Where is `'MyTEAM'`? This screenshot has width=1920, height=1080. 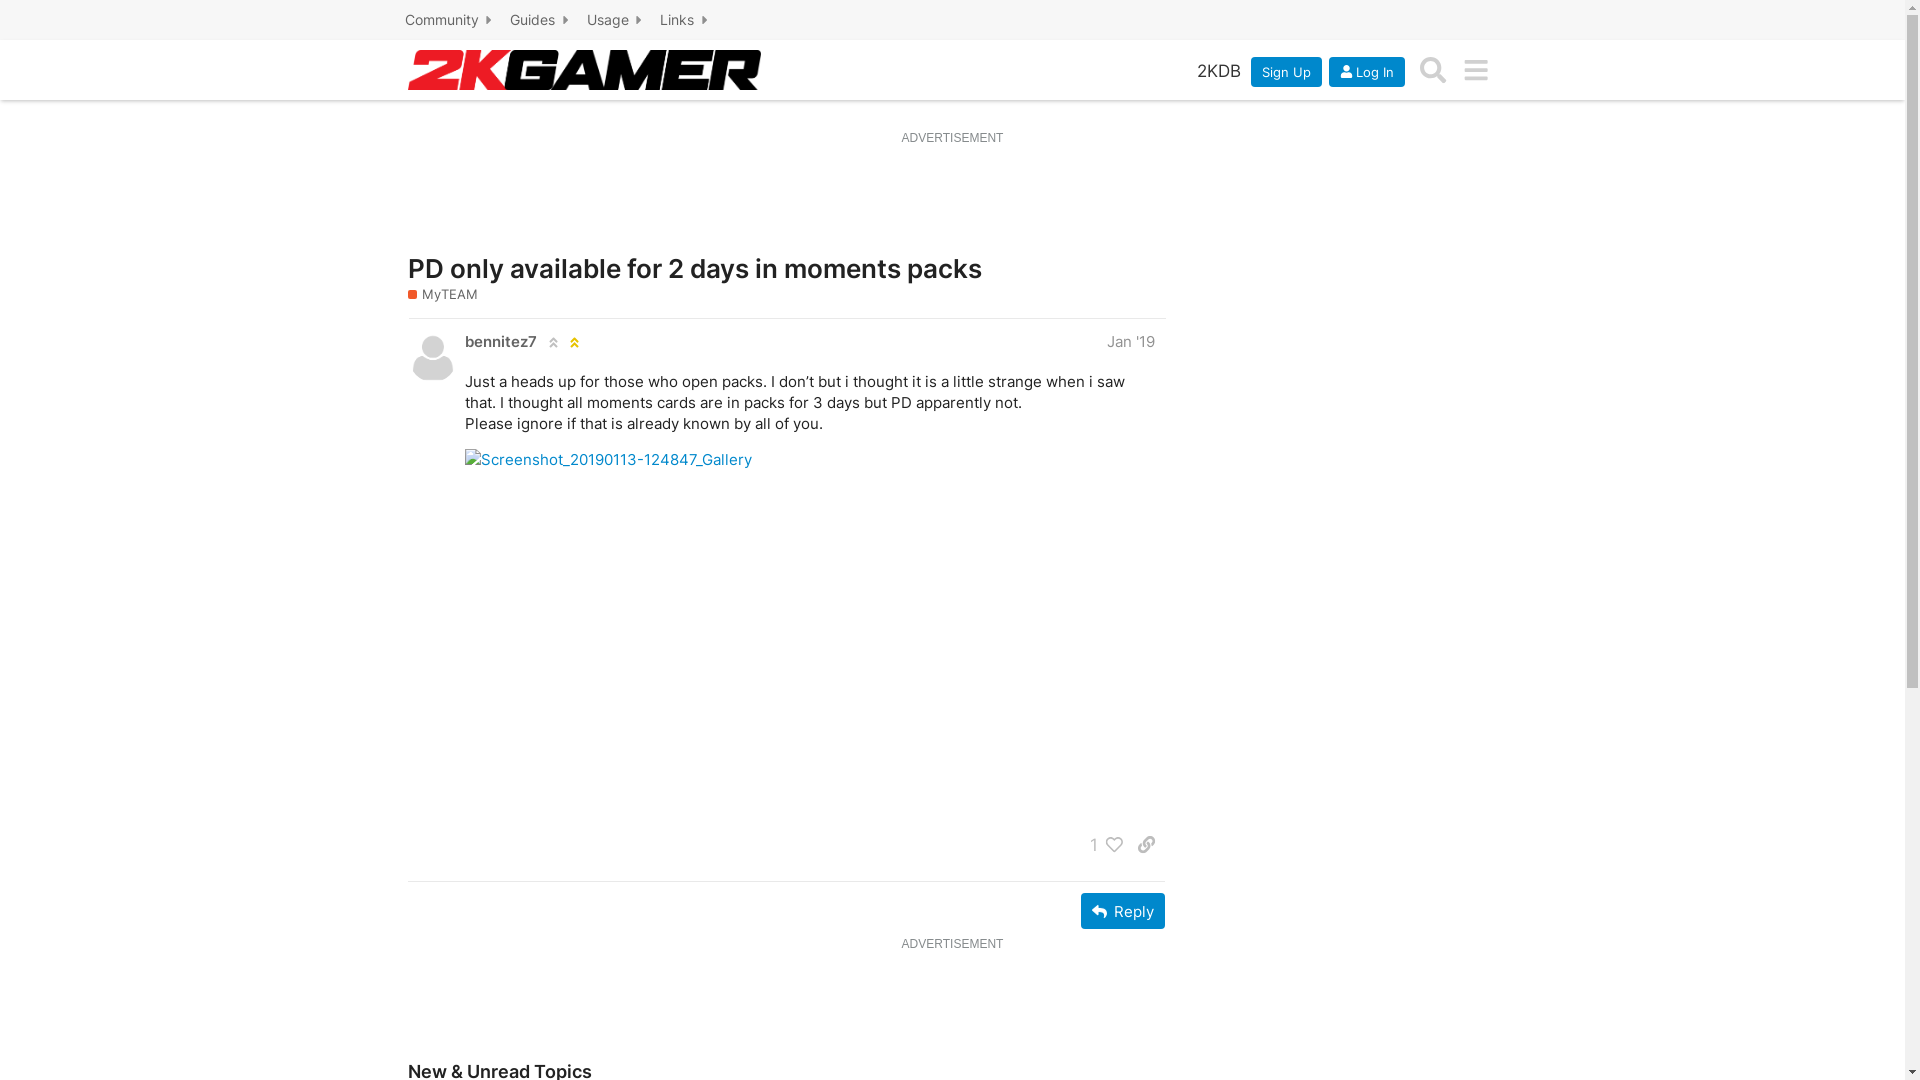
'MyTEAM' is located at coordinates (441, 293).